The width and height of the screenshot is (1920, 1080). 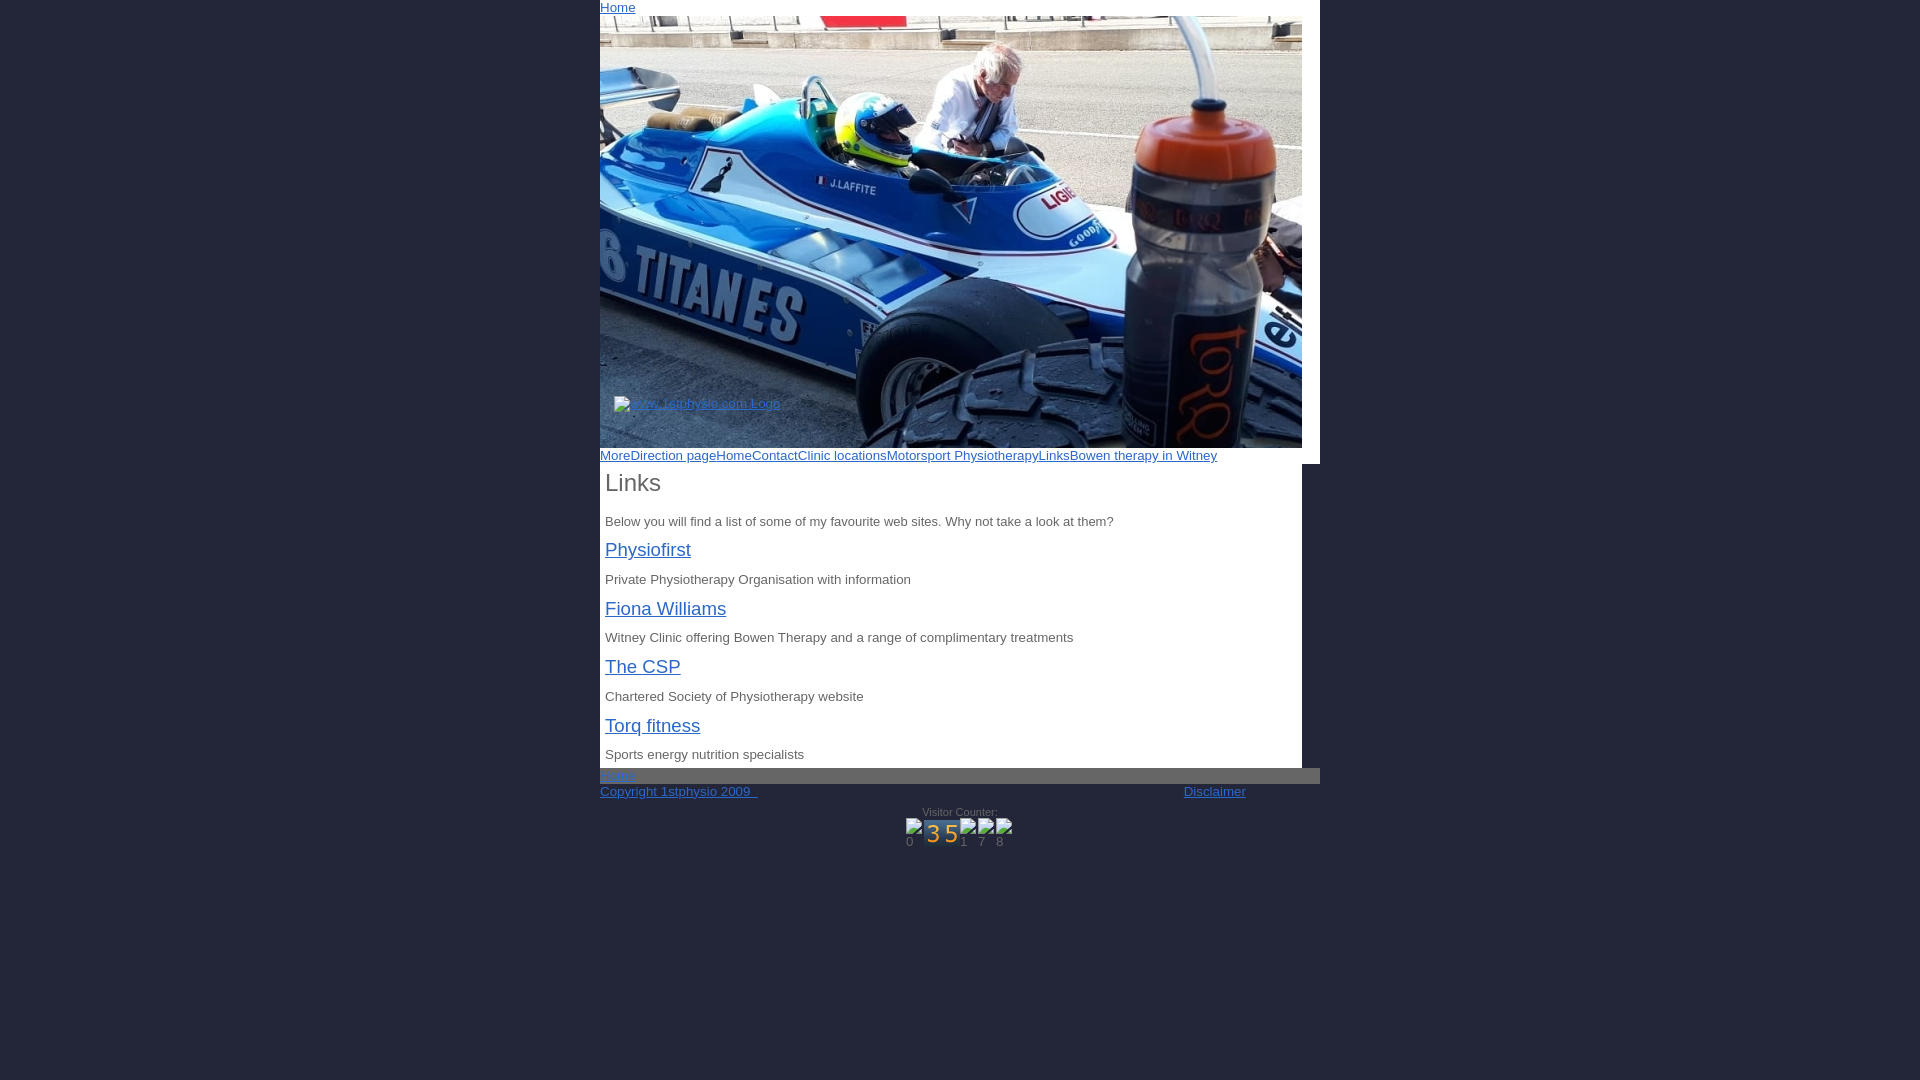 What do you see at coordinates (603, 725) in the screenshot?
I see `'Torq fitness'` at bounding box center [603, 725].